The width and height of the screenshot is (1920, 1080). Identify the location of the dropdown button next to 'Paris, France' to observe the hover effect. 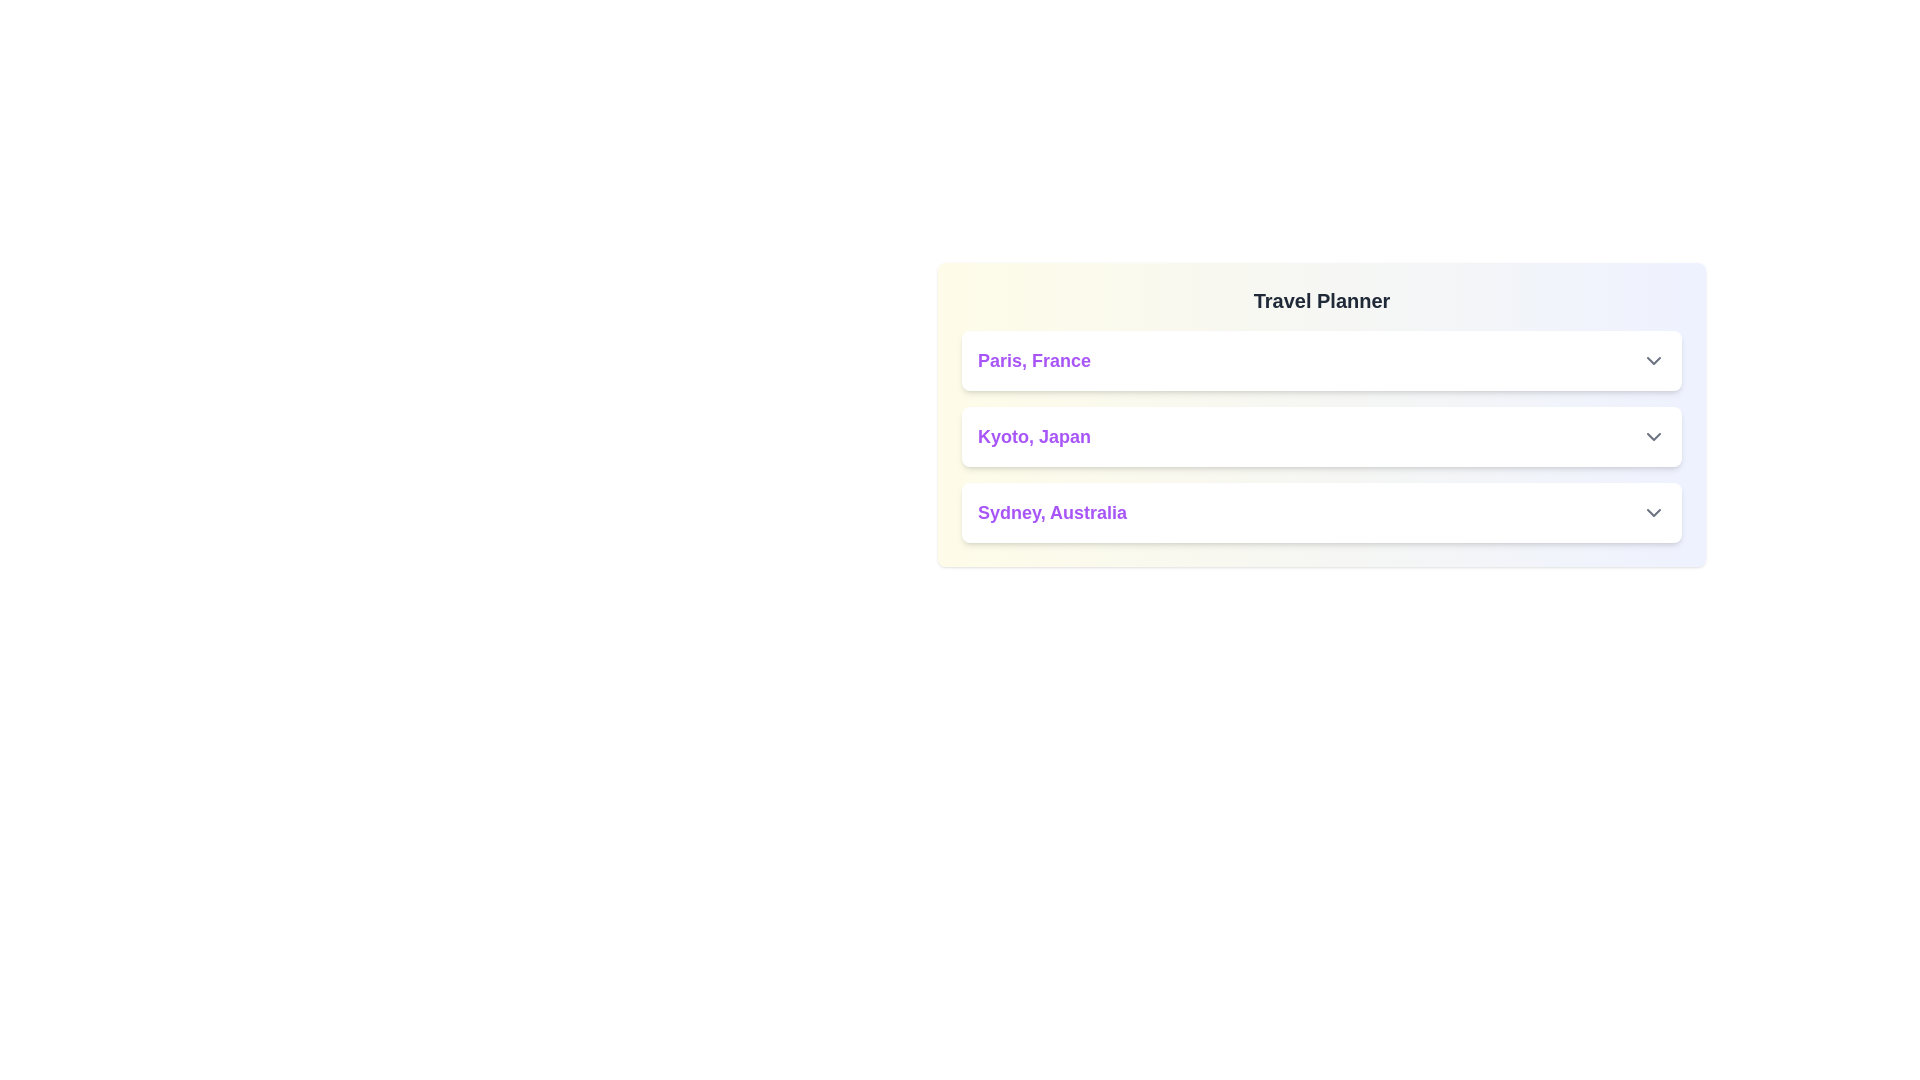
(1654, 361).